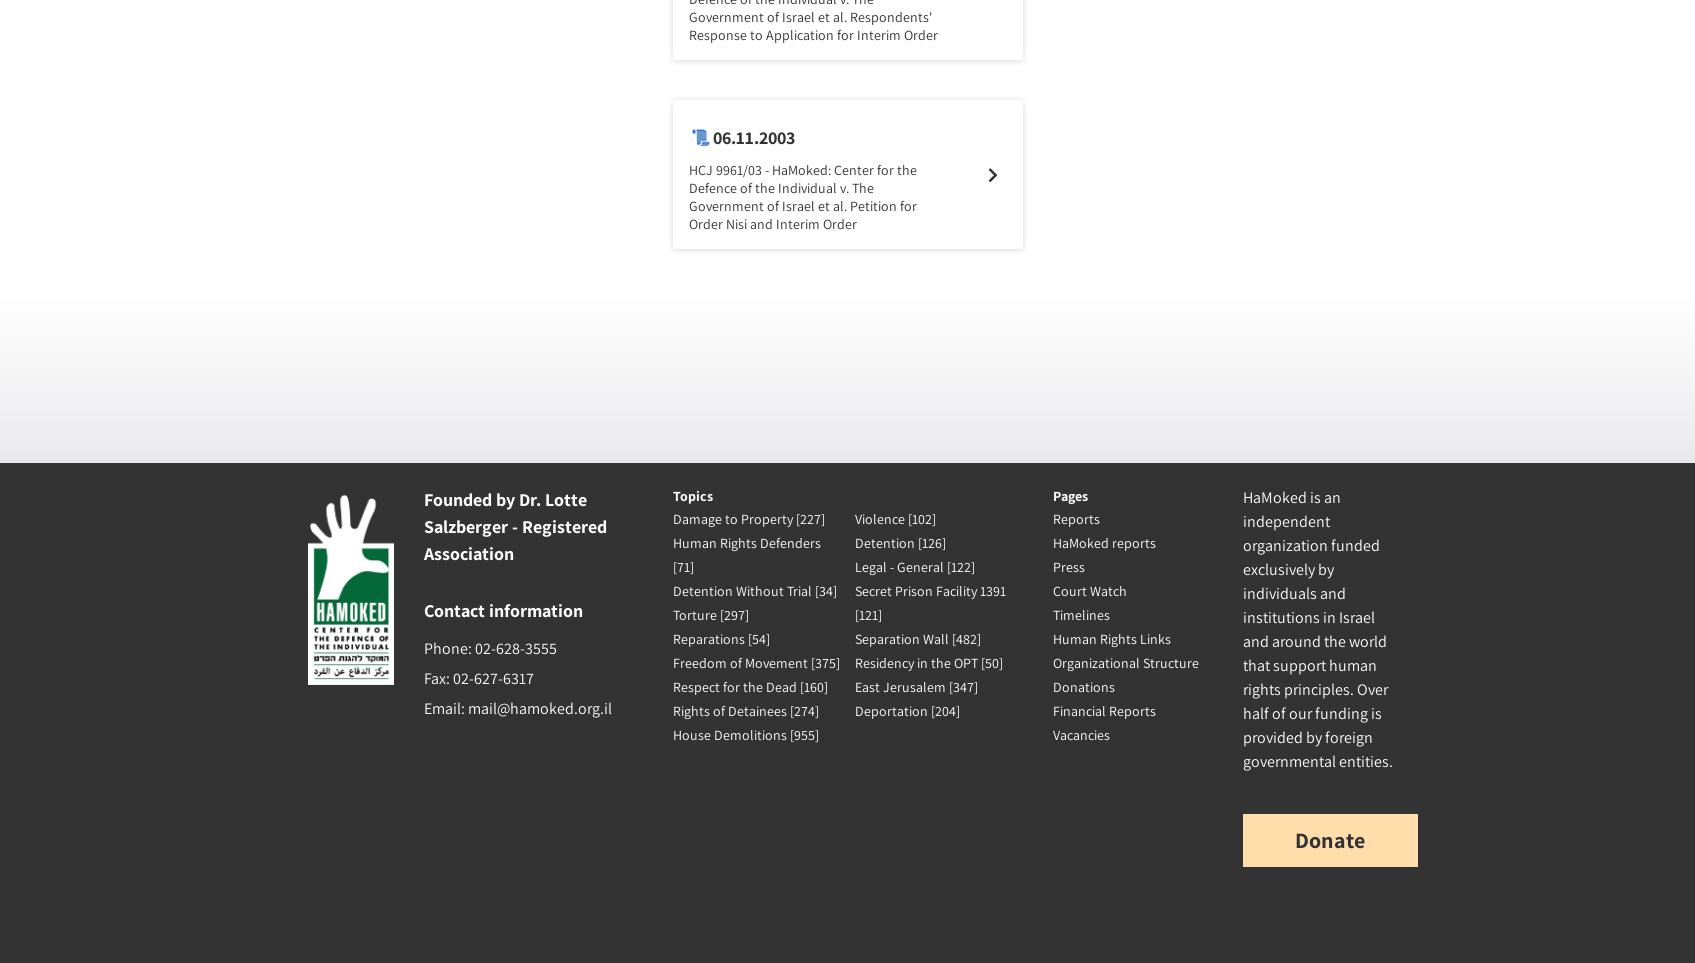  Describe the element at coordinates (743, 709) in the screenshot. I see `'Rights of Detainees [274]'` at that location.